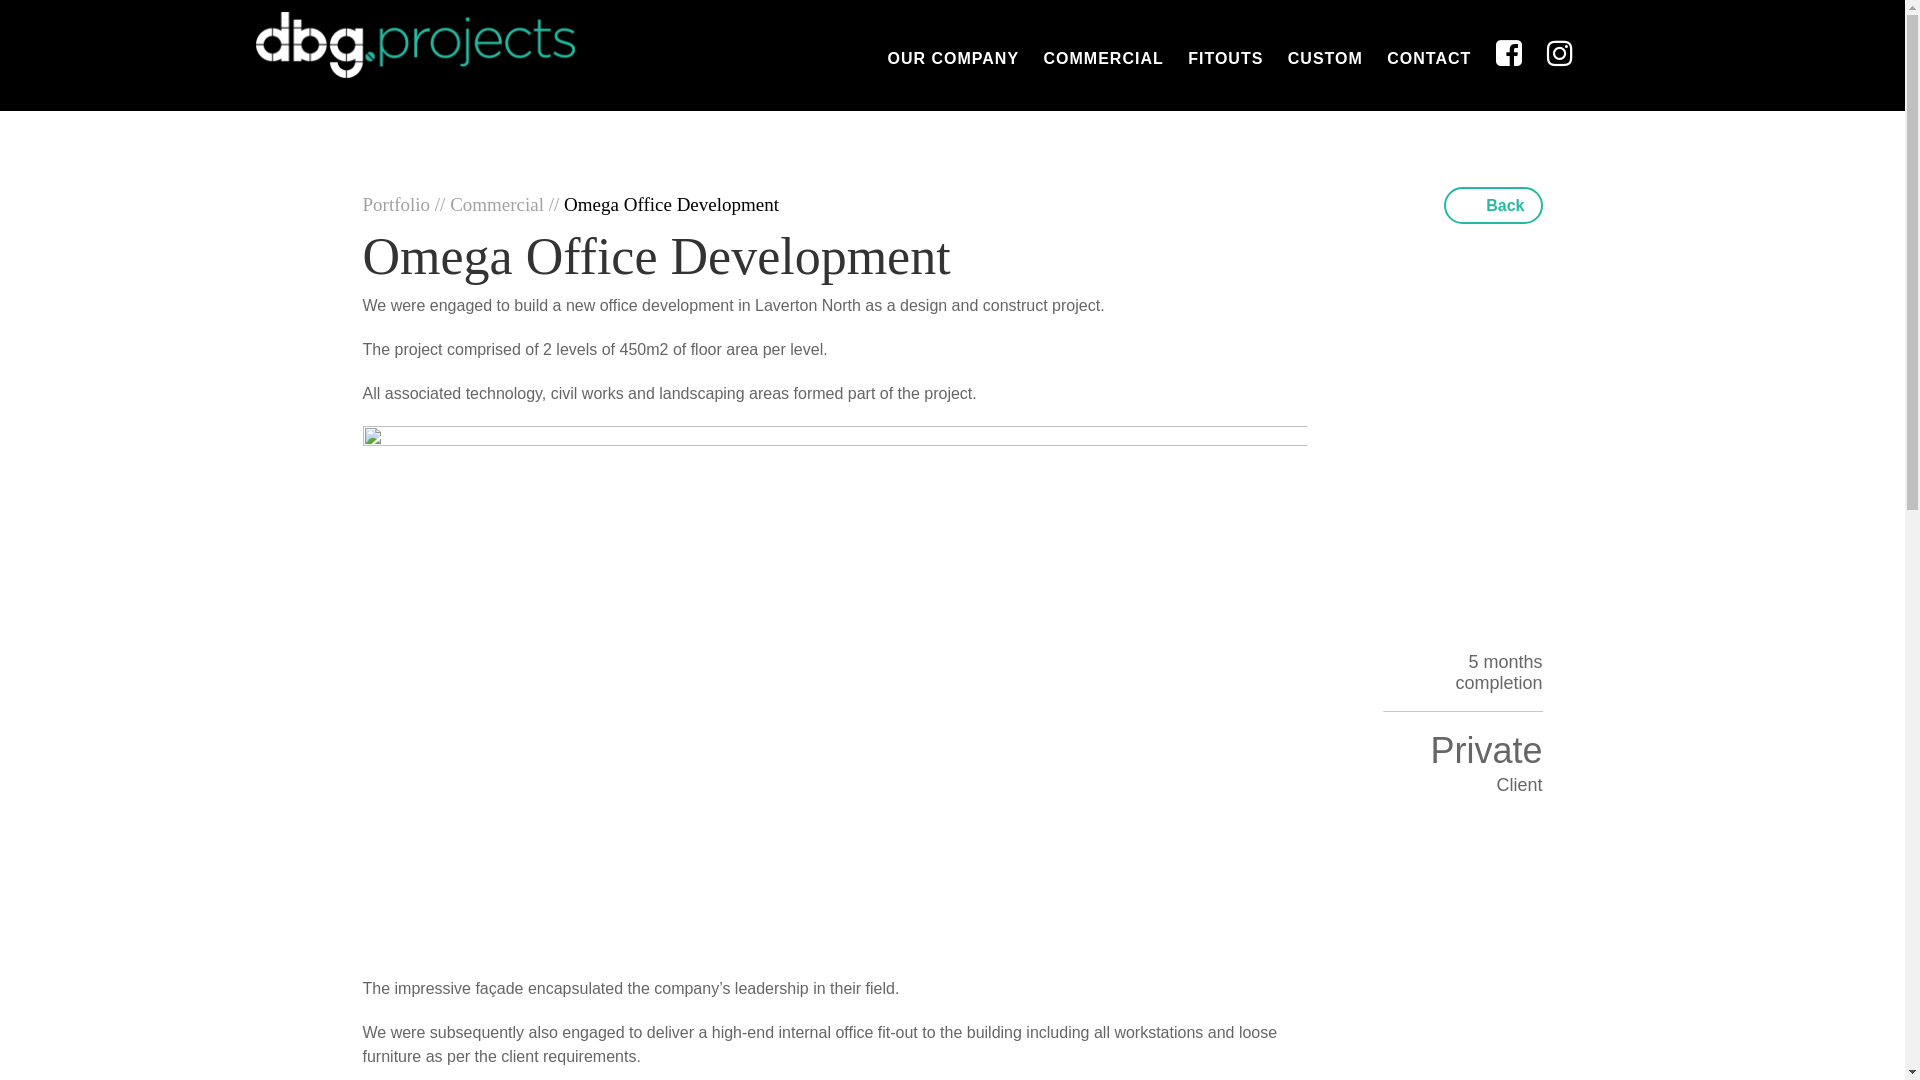 The image size is (1920, 1080). I want to click on 'OUR COMPANY', so click(952, 60).